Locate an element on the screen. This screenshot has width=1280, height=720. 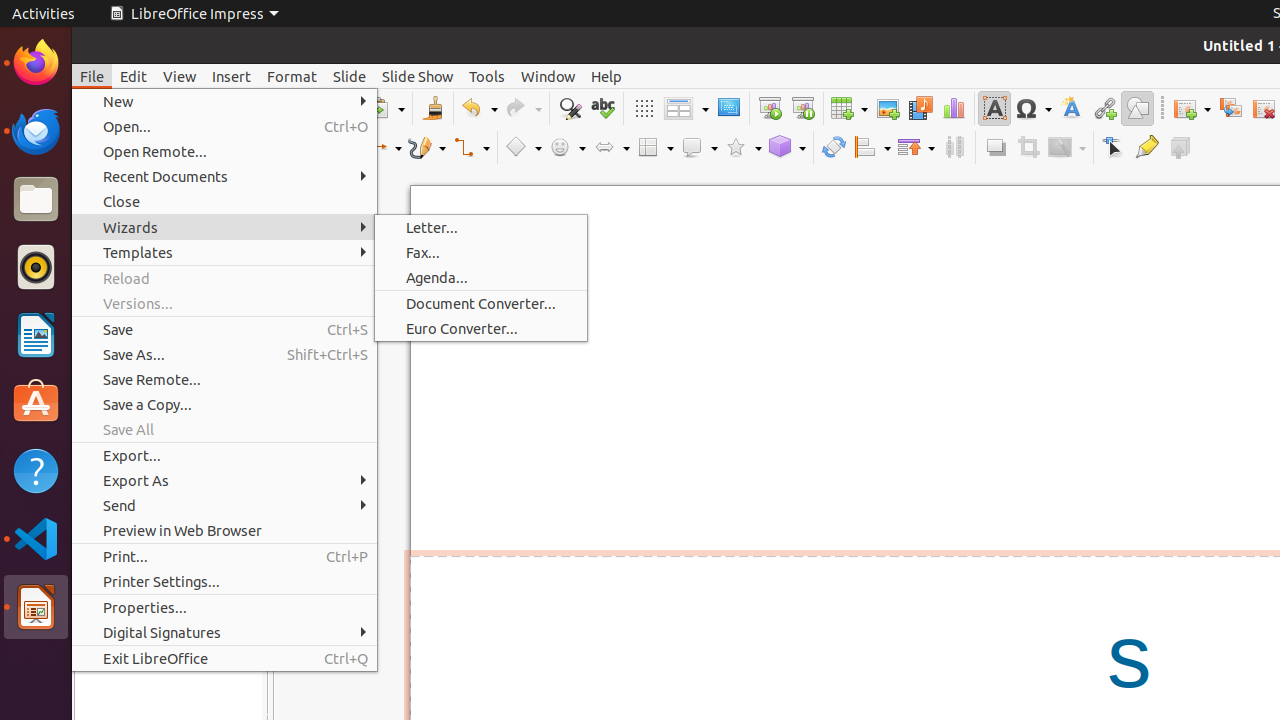
'Properties...' is located at coordinates (224, 606).